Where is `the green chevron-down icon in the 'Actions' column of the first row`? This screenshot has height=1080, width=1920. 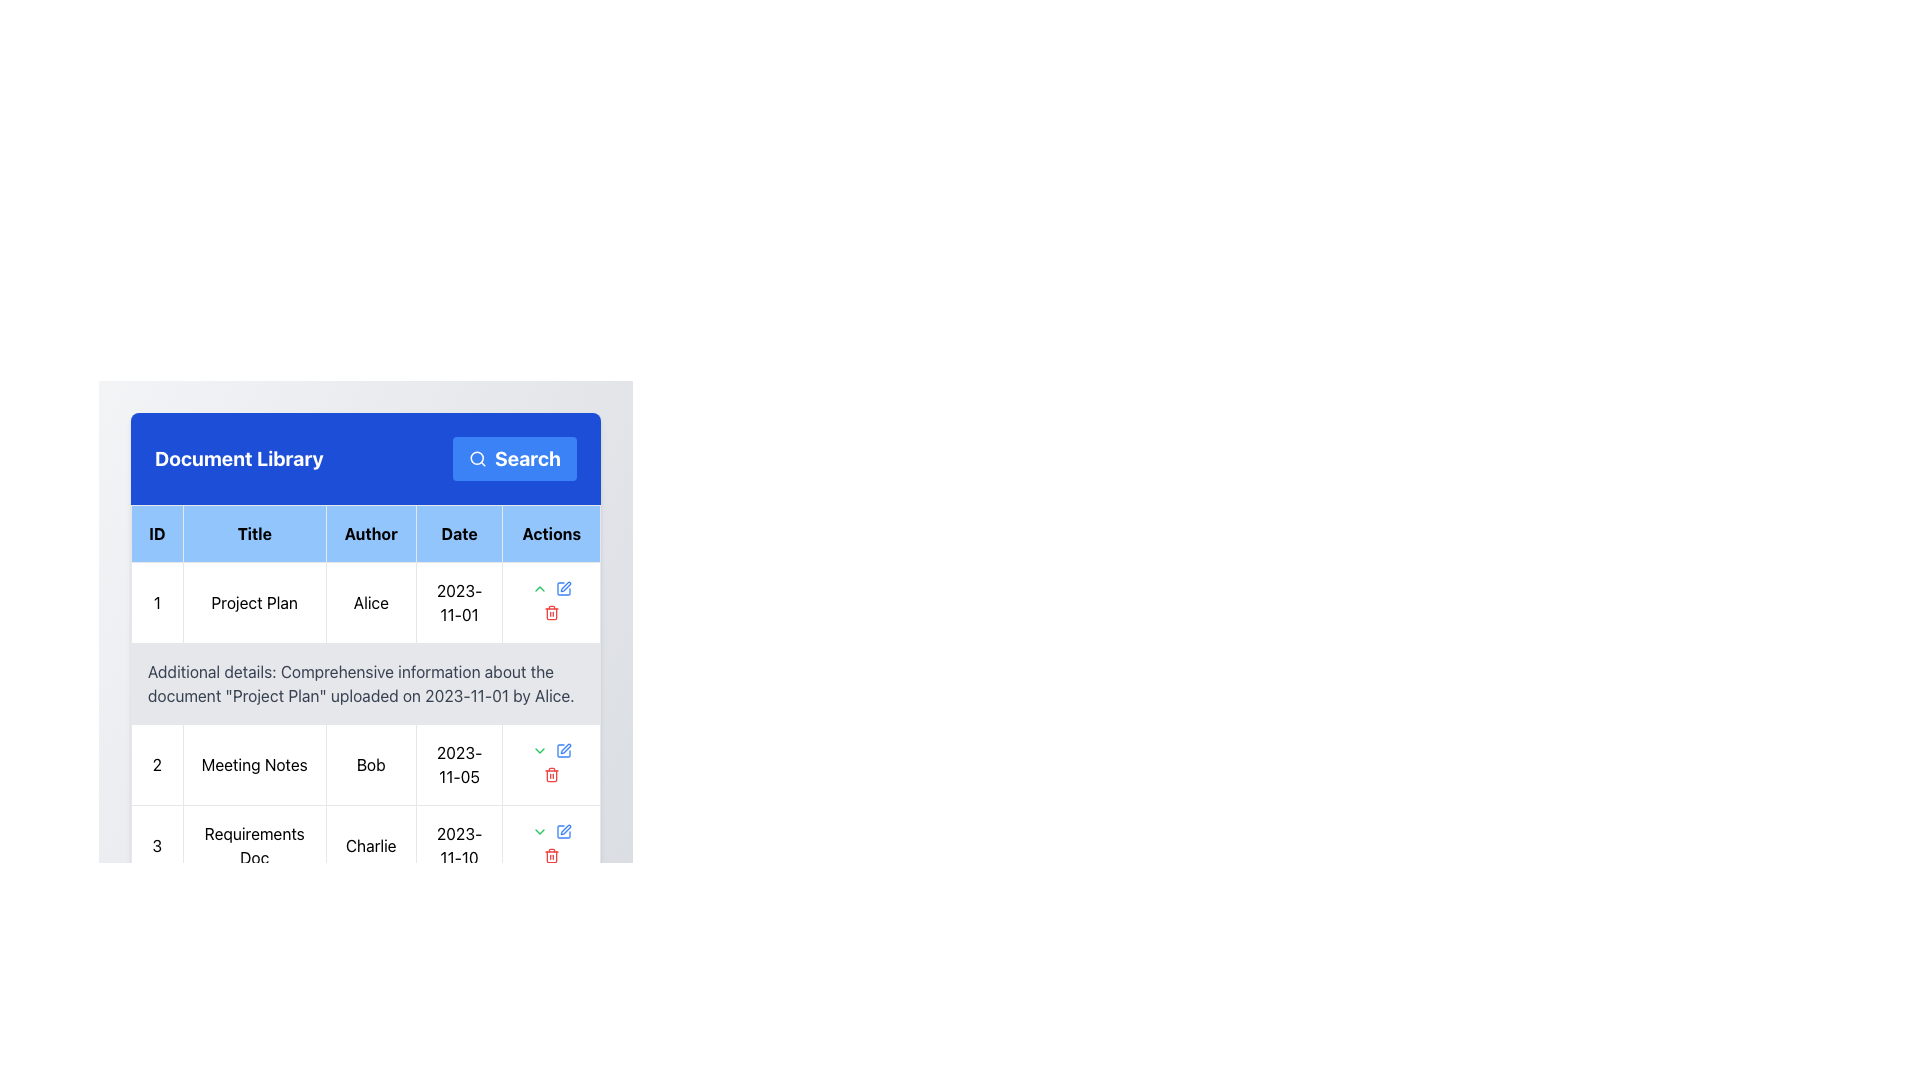 the green chevron-down icon in the 'Actions' column of the first row is located at coordinates (539, 751).